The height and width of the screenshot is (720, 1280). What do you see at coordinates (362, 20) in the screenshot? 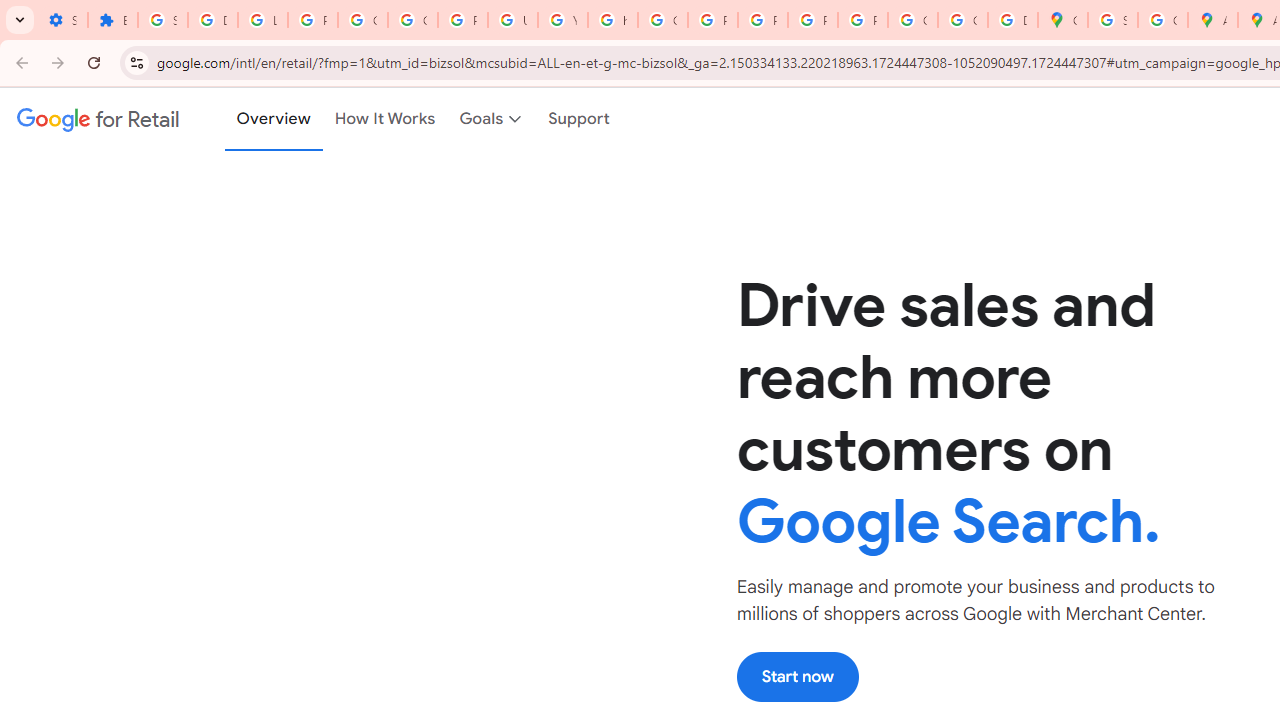
I see `'Google Account Help'` at bounding box center [362, 20].